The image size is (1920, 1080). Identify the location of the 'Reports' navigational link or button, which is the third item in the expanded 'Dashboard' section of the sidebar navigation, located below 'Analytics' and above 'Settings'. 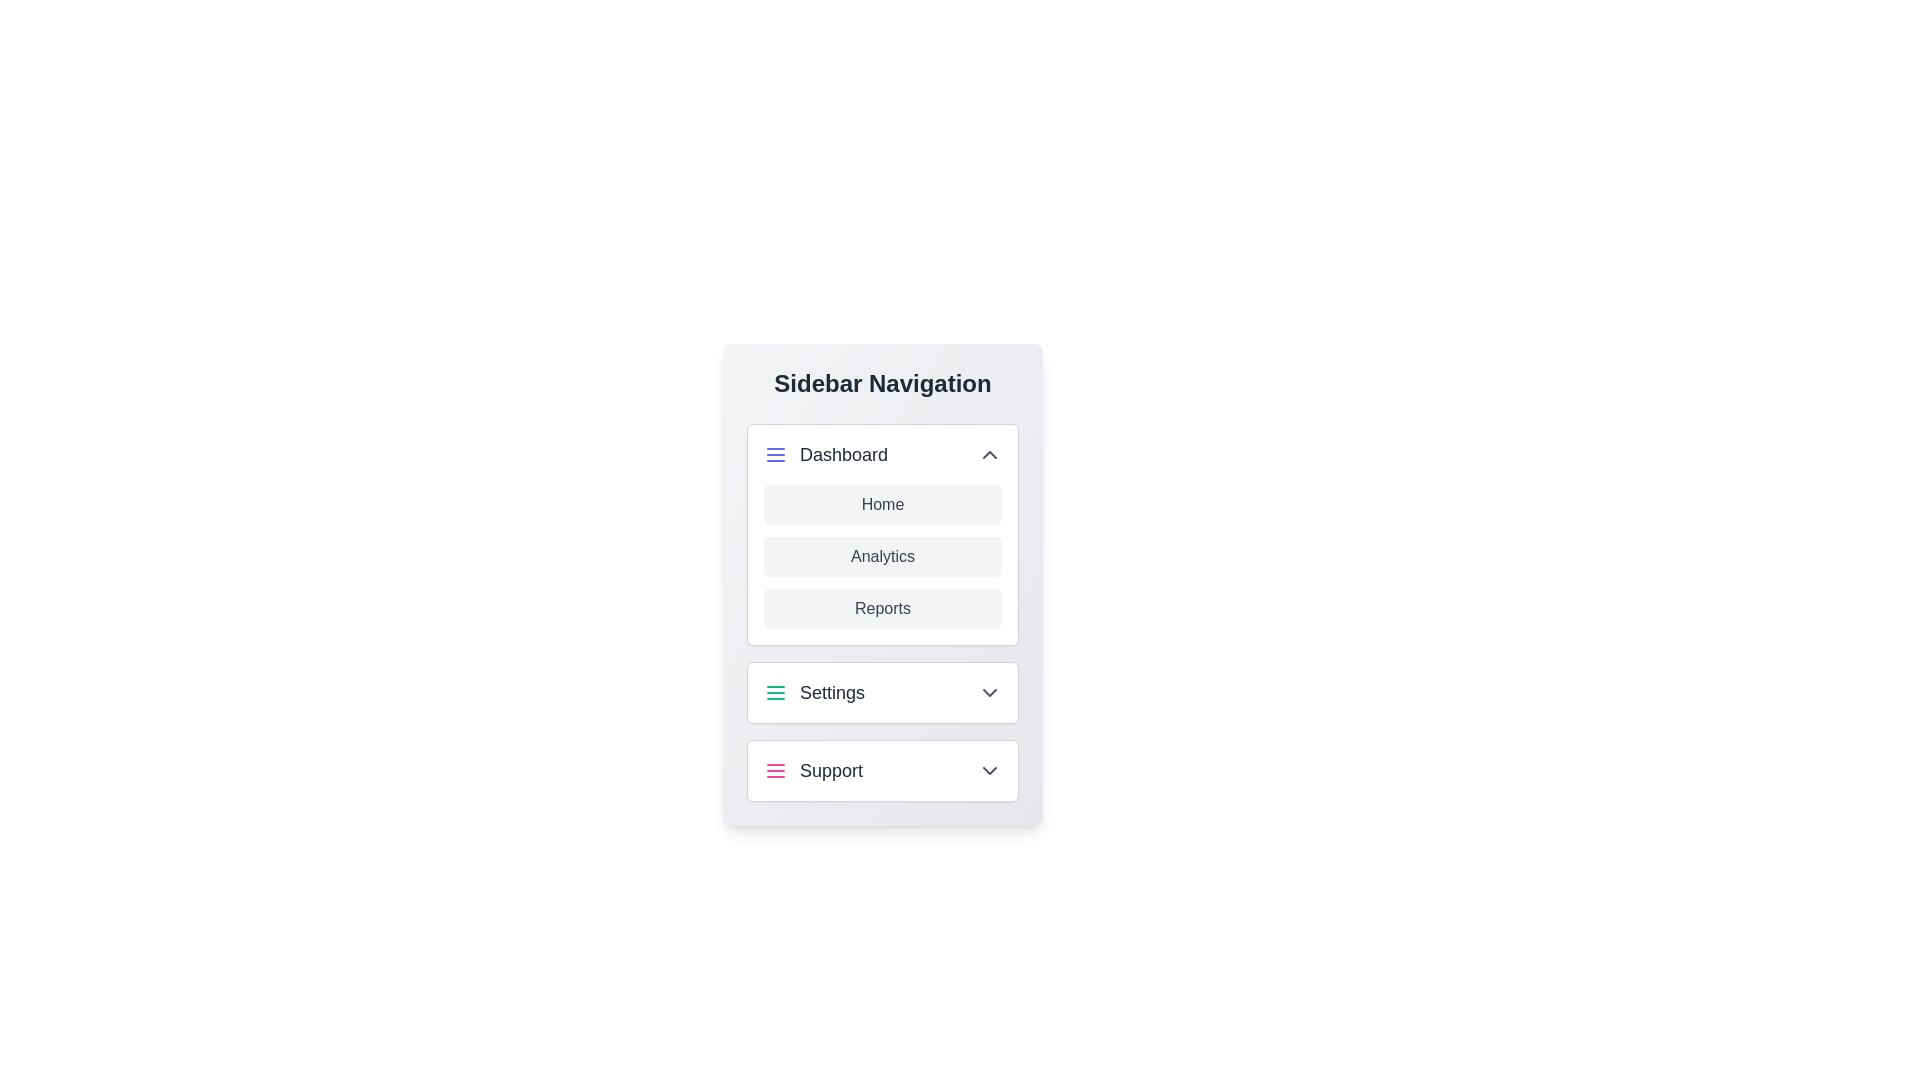
(882, 612).